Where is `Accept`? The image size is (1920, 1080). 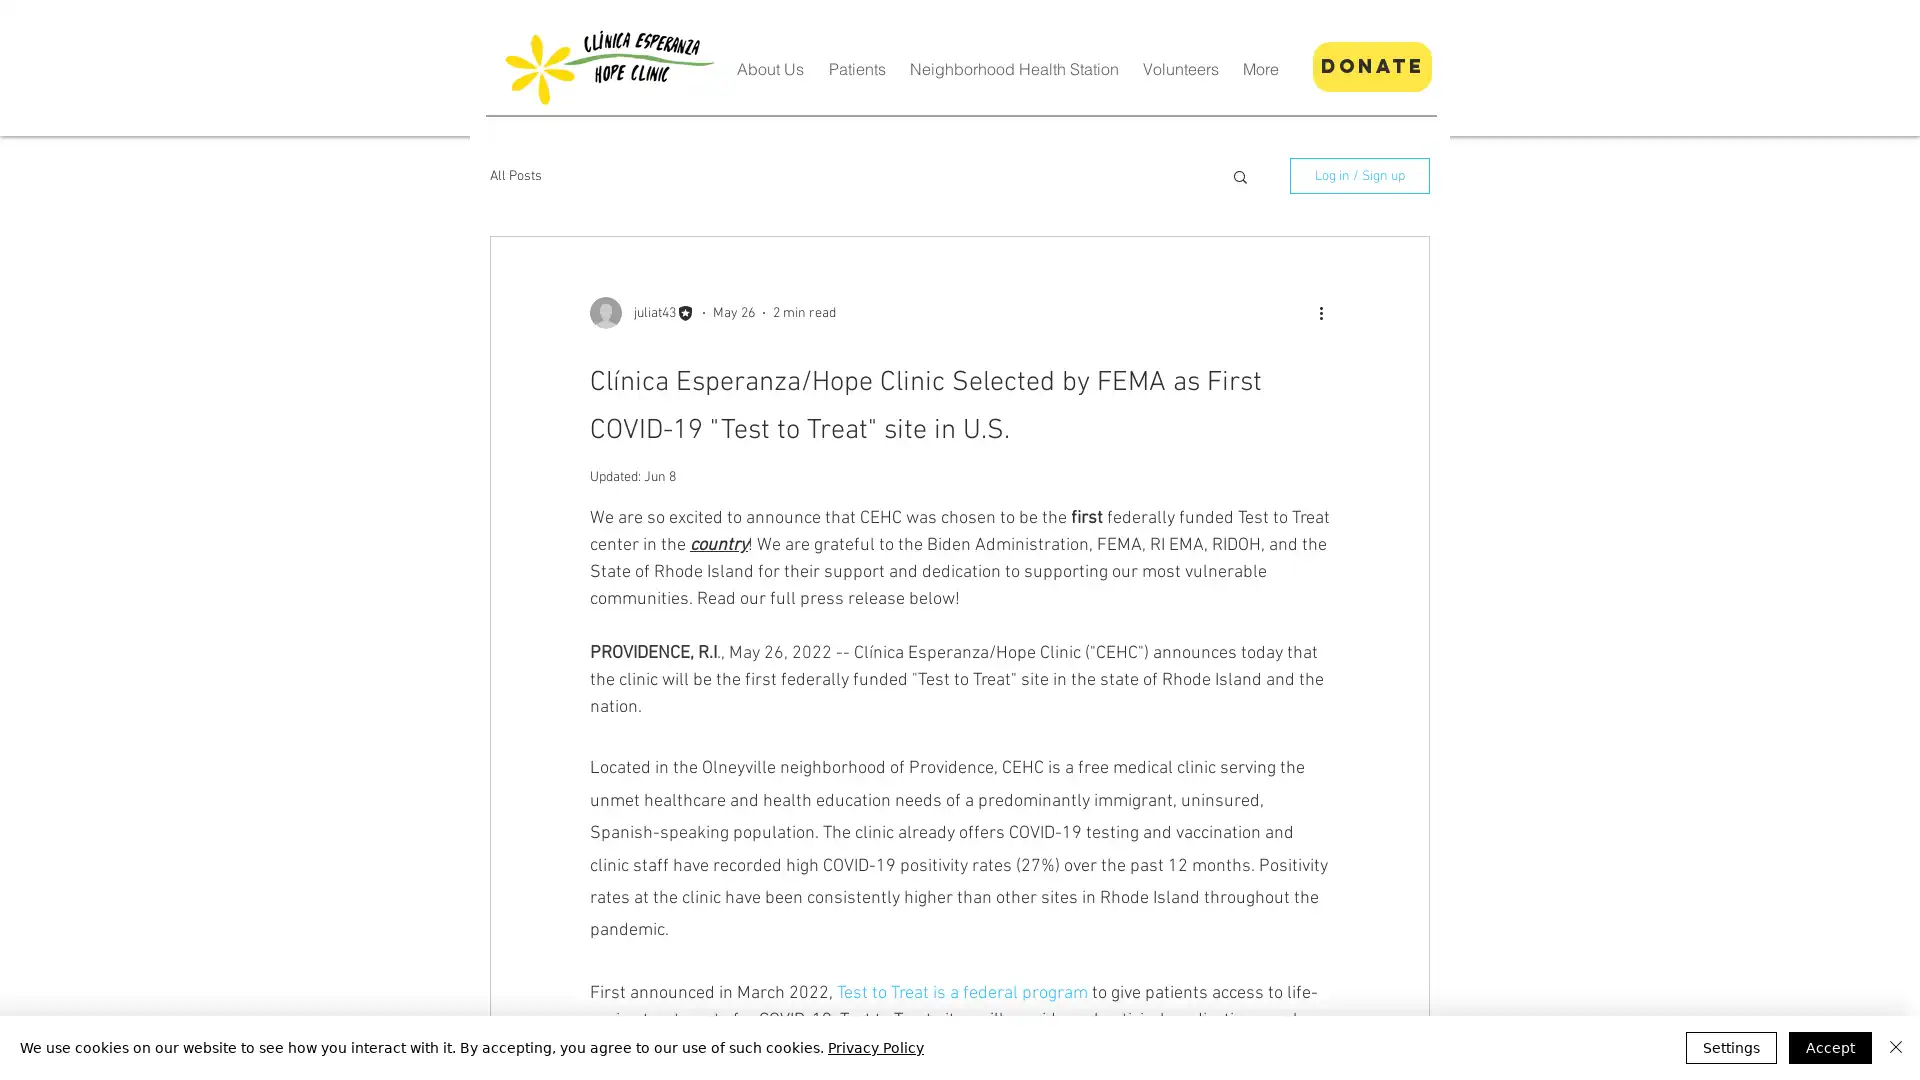
Accept is located at coordinates (1830, 1047).